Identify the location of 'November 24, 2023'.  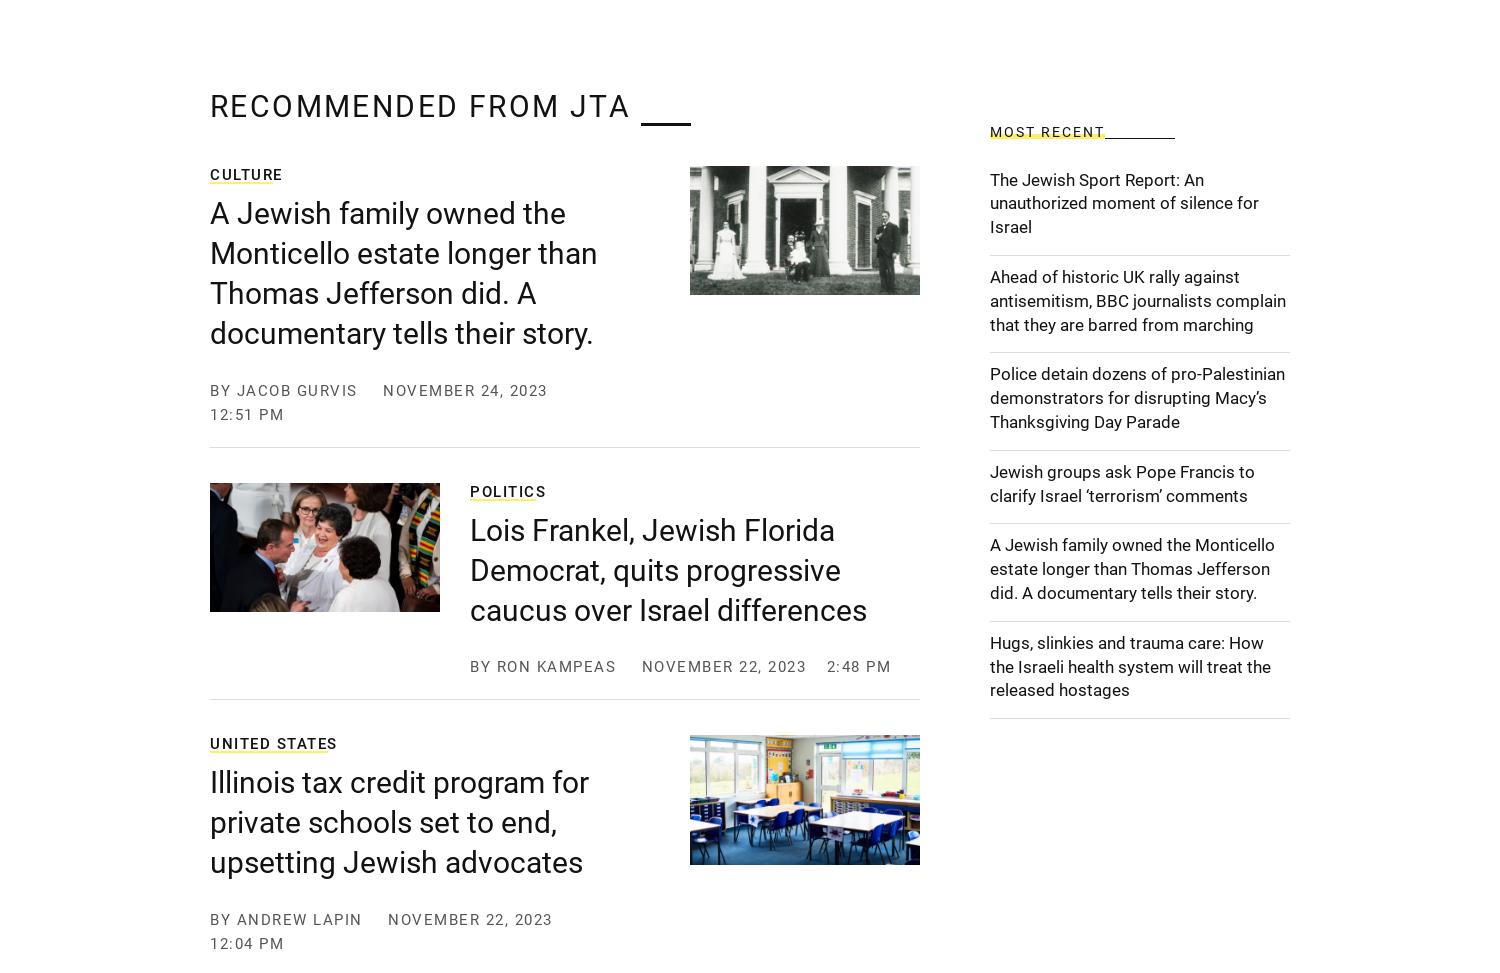
(464, 388).